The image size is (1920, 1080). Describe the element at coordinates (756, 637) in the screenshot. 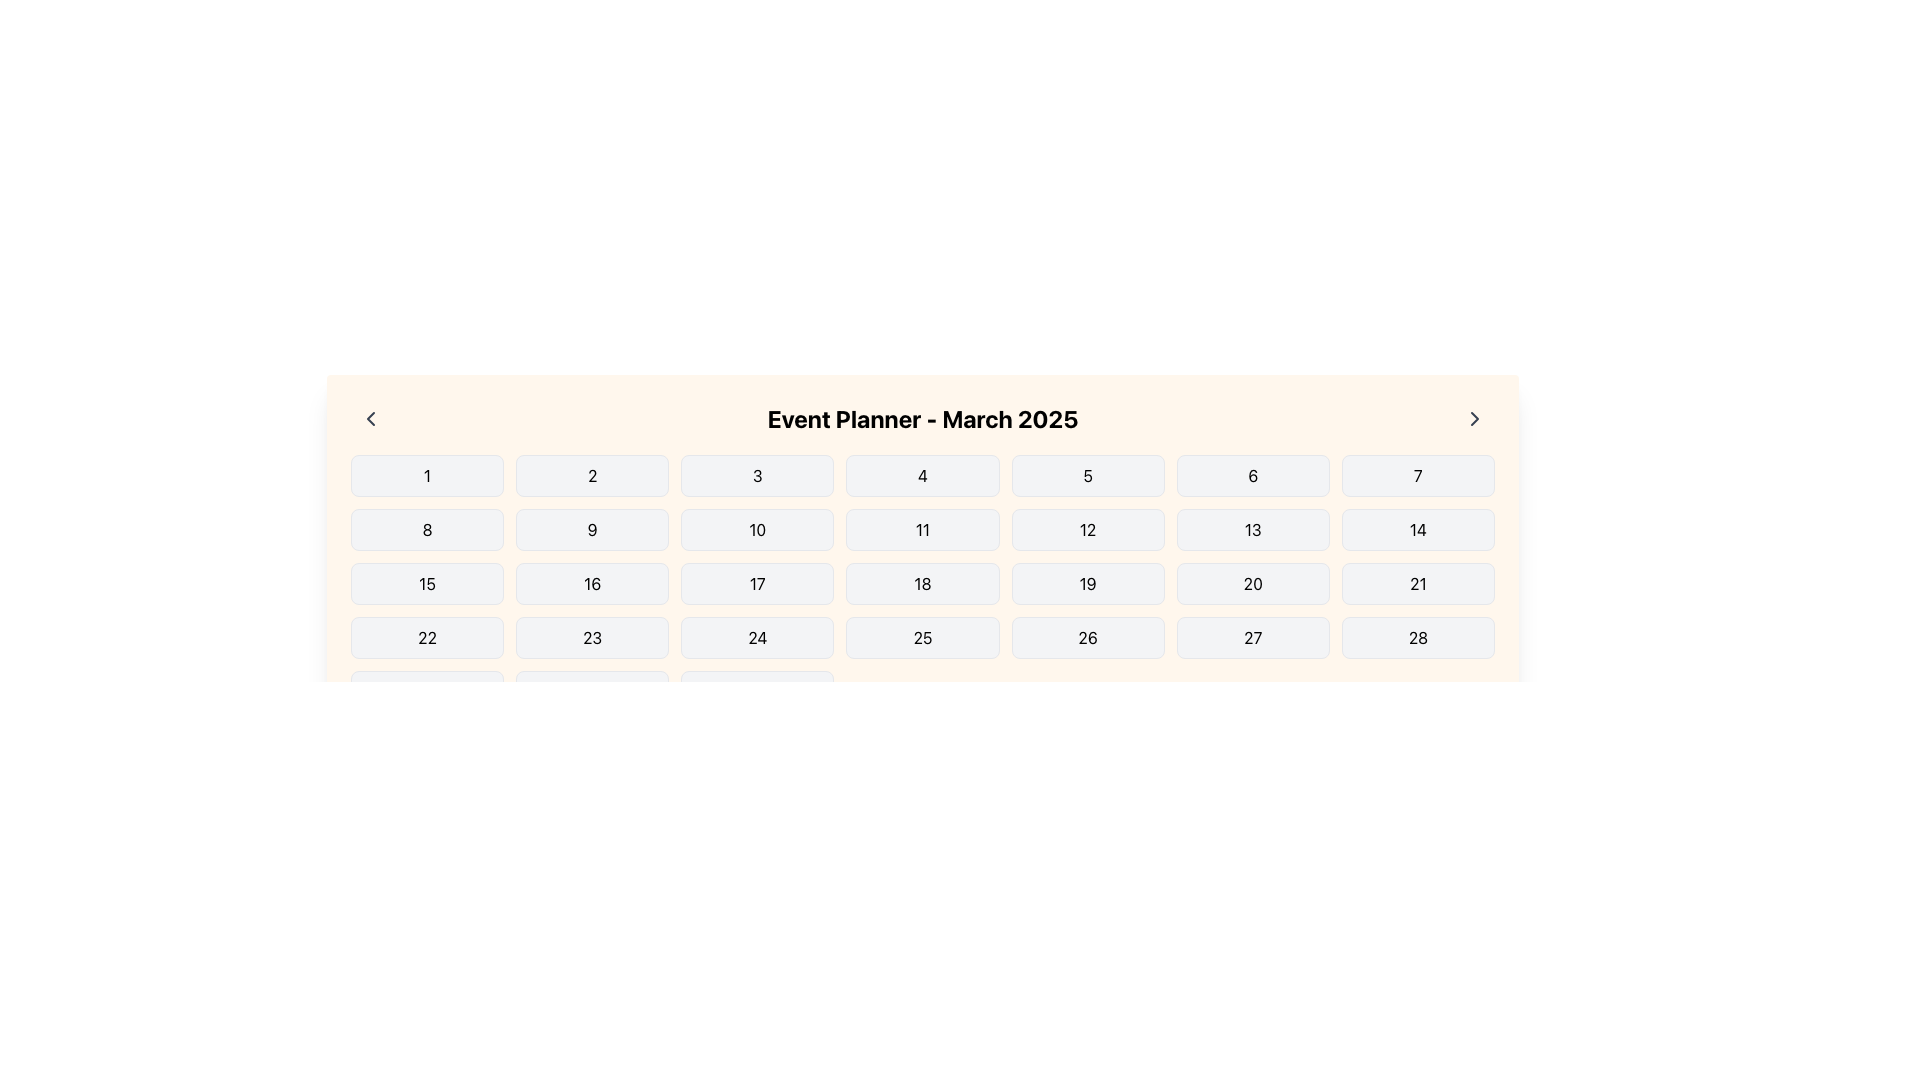

I see `the button representing the 24th day of the month in the calendar layout` at that location.